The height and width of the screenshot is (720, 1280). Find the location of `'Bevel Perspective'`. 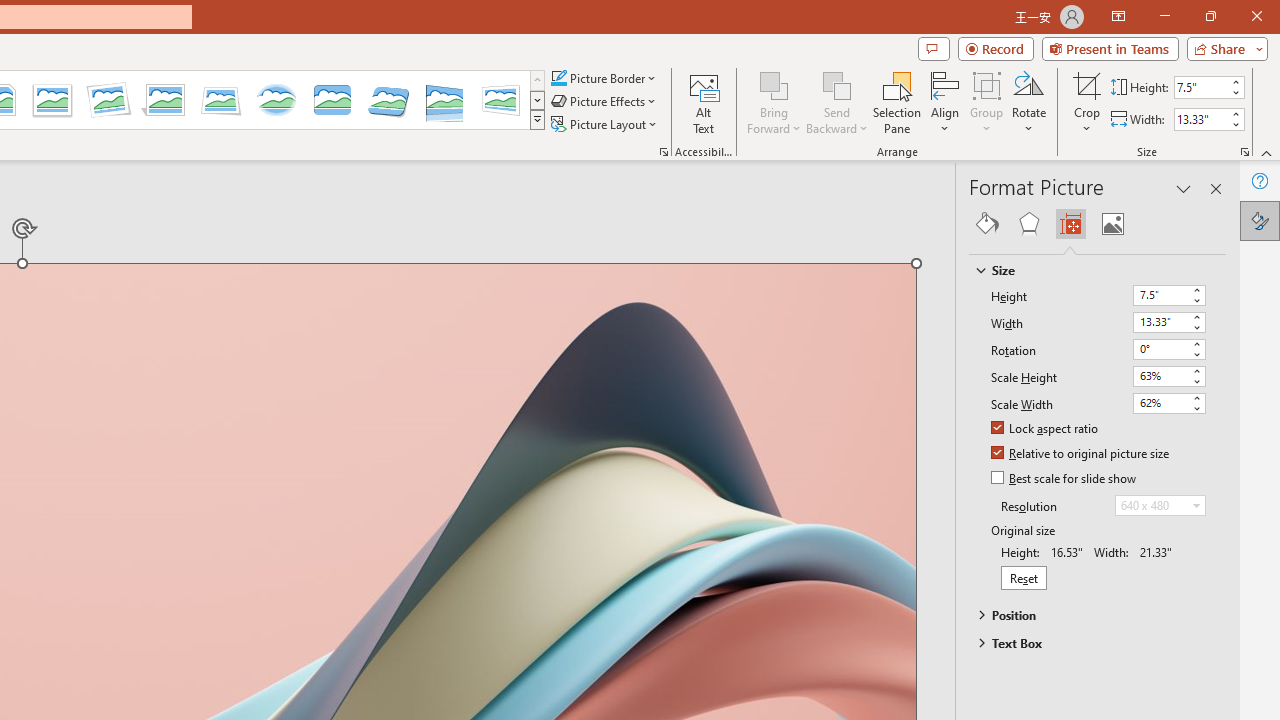

'Bevel Perspective' is located at coordinates (389, 100).